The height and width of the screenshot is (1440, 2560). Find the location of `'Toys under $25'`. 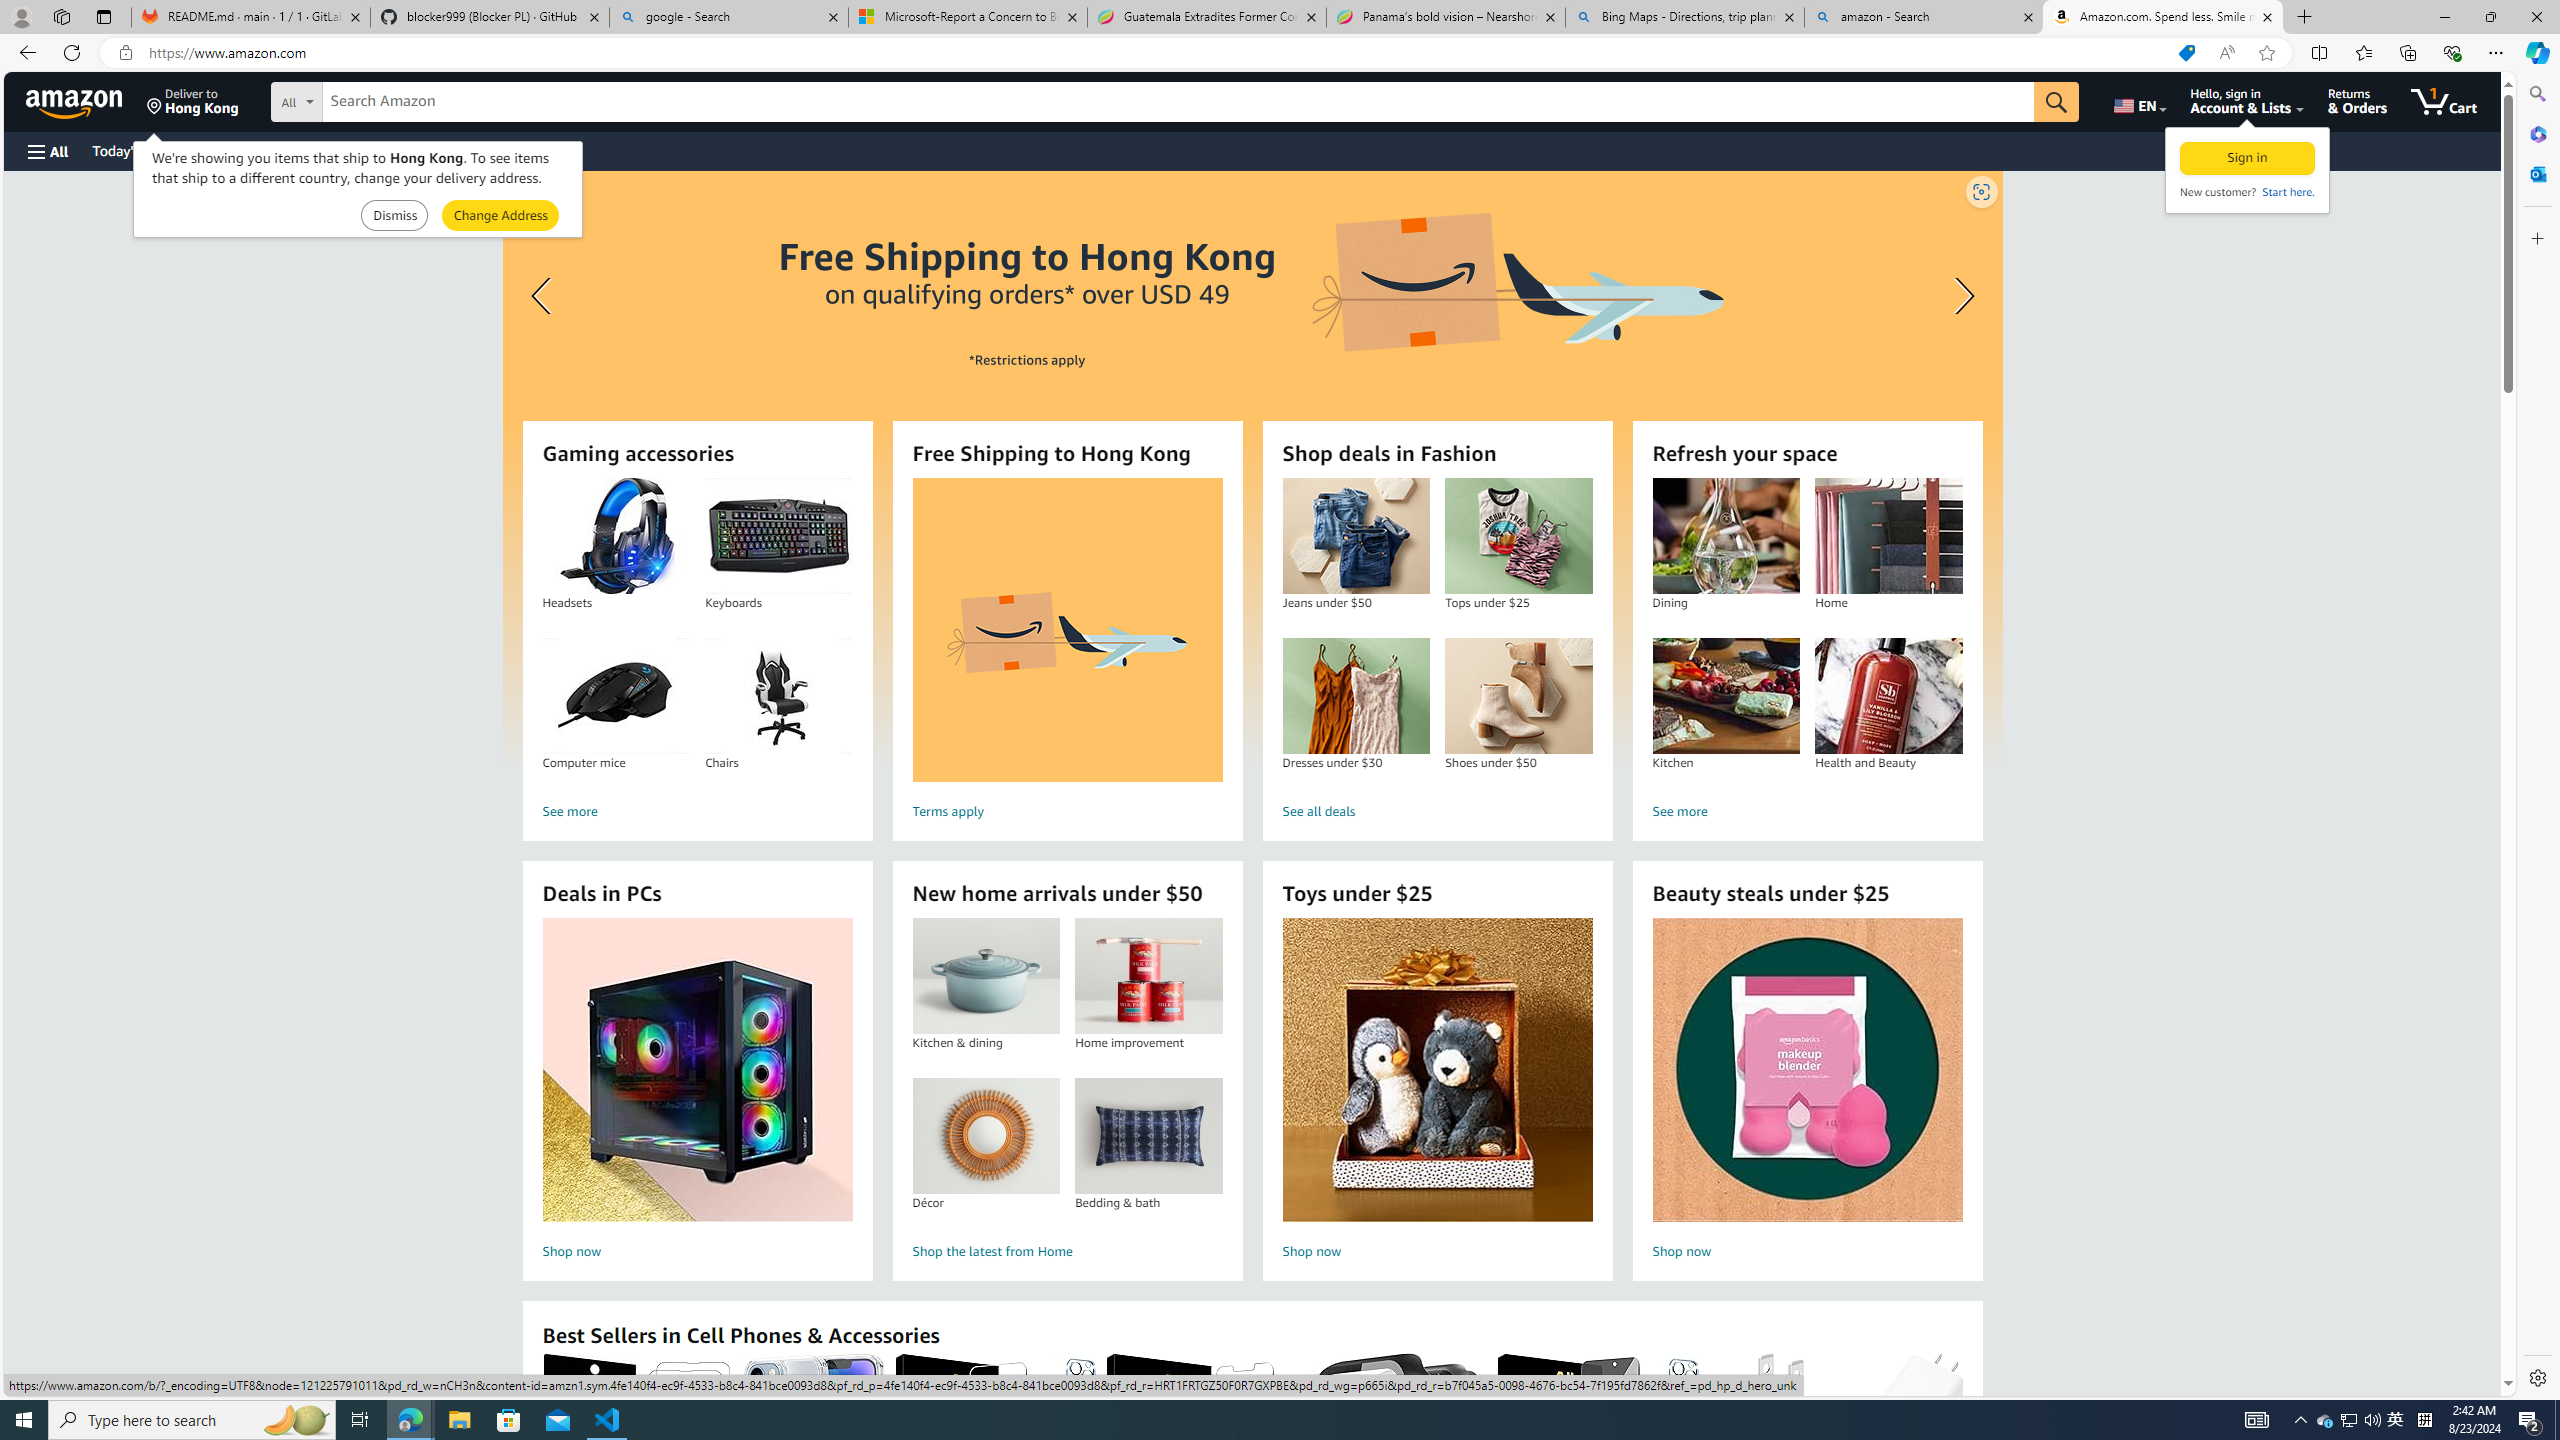

'Toys under $25' is located at coordinates (1438, 1069).